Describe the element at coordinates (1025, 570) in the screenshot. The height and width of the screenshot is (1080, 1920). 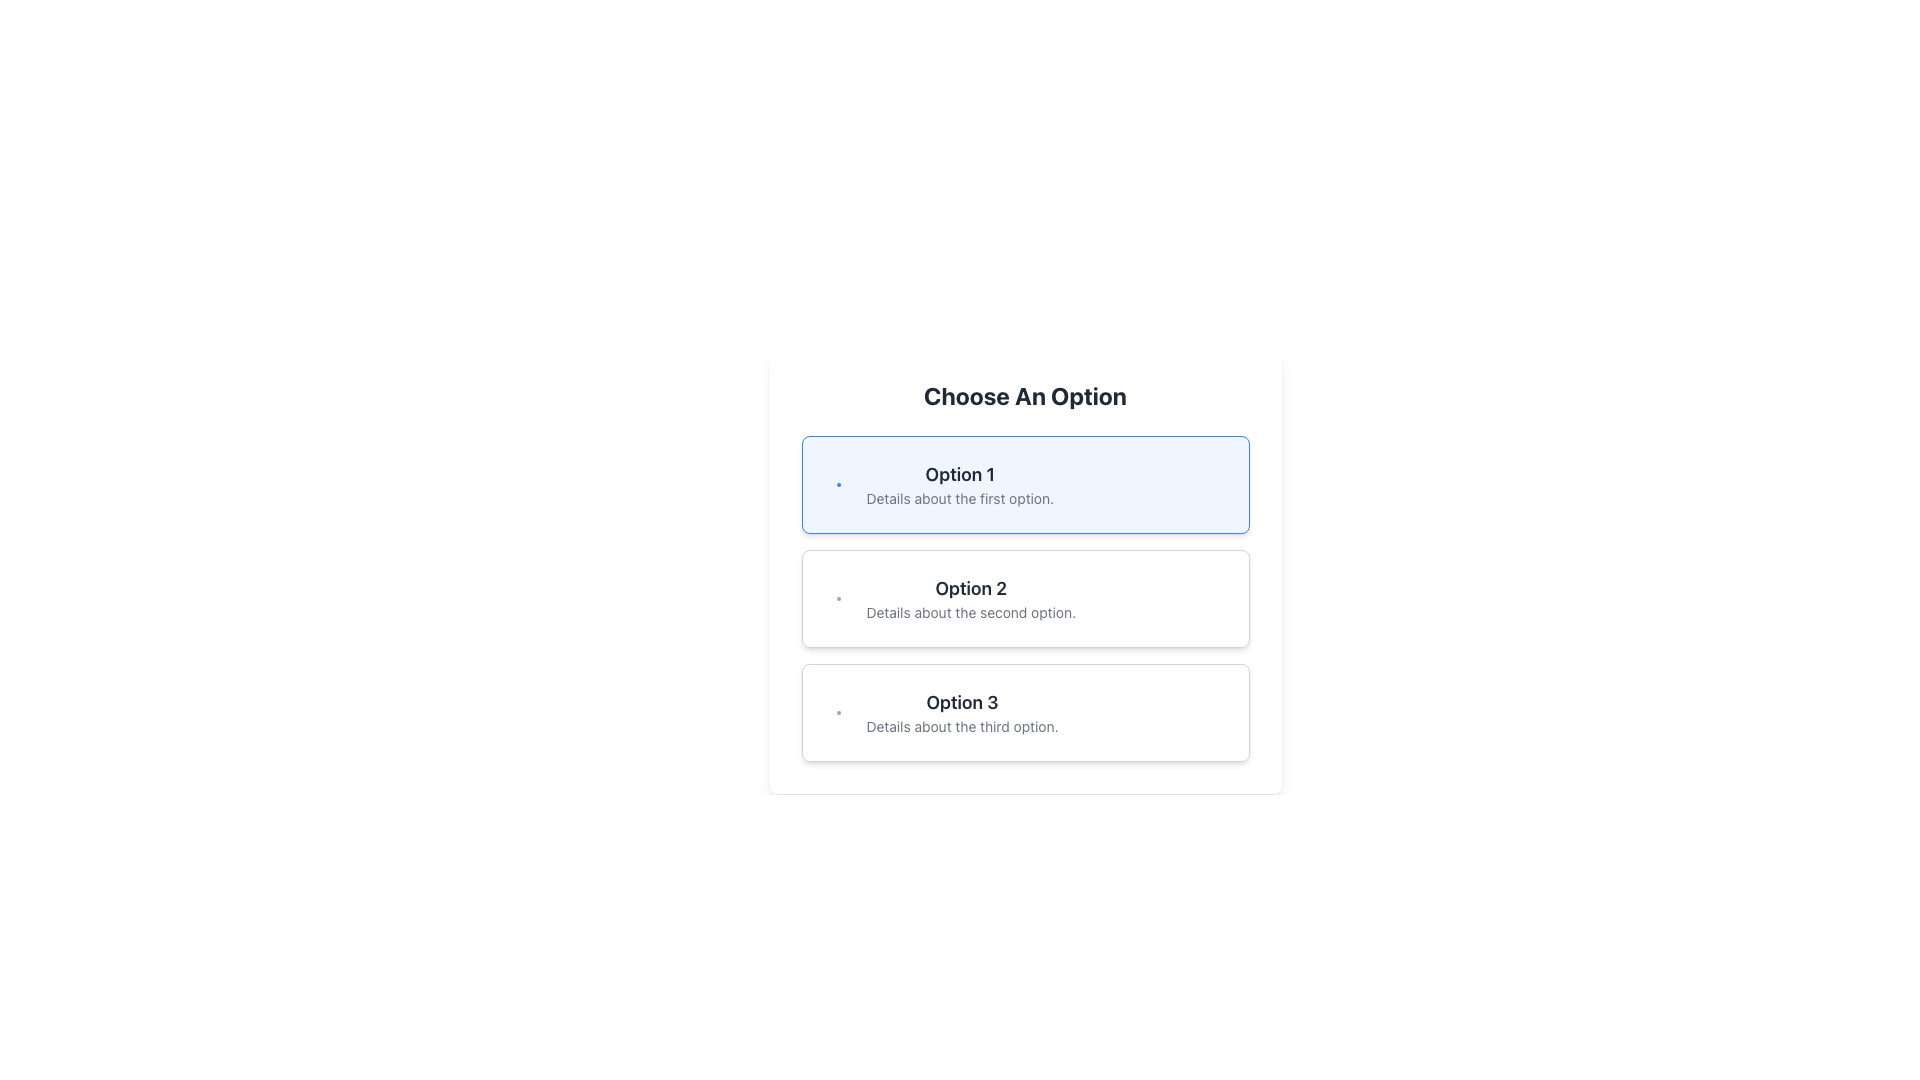
I see `the interactive button for selecting 'Option 2' located in the modal with the title 'Choose An Option'` at that location.